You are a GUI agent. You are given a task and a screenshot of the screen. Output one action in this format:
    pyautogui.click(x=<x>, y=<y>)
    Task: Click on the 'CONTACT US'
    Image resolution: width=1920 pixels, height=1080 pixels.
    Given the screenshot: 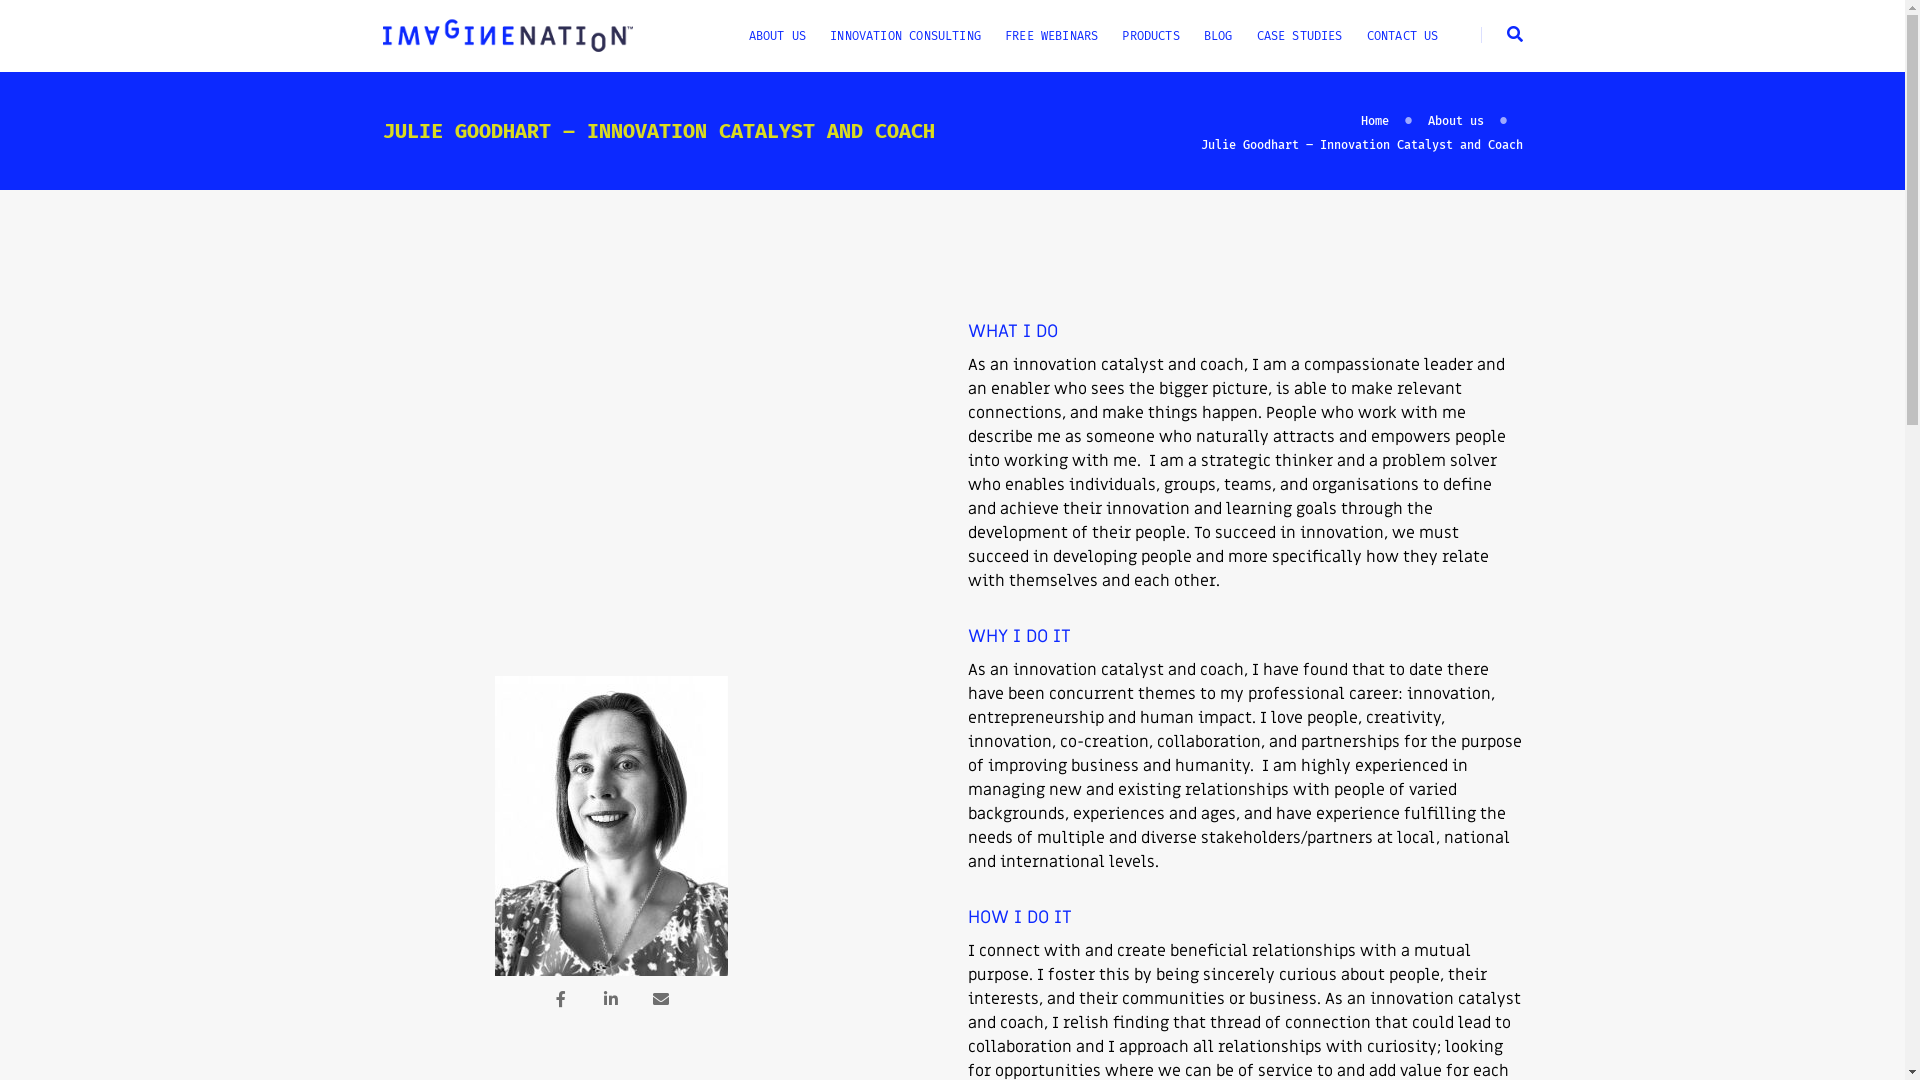 What is the action you would take?
    pyautogui.click(x=1366, y=35)
    